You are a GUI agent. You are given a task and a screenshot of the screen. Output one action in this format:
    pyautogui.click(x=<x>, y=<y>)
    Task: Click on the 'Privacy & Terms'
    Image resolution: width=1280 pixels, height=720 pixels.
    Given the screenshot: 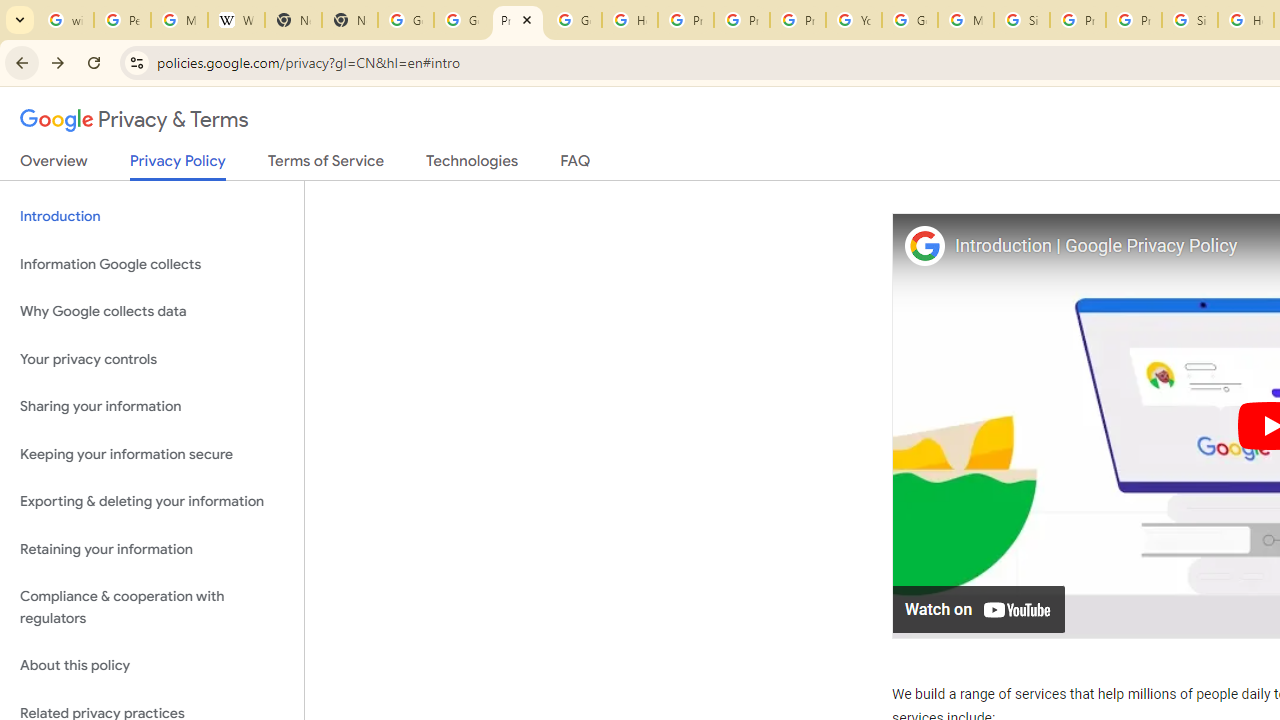 What is the action you would take?
    pyautogui.click(x=134, y=120)
    